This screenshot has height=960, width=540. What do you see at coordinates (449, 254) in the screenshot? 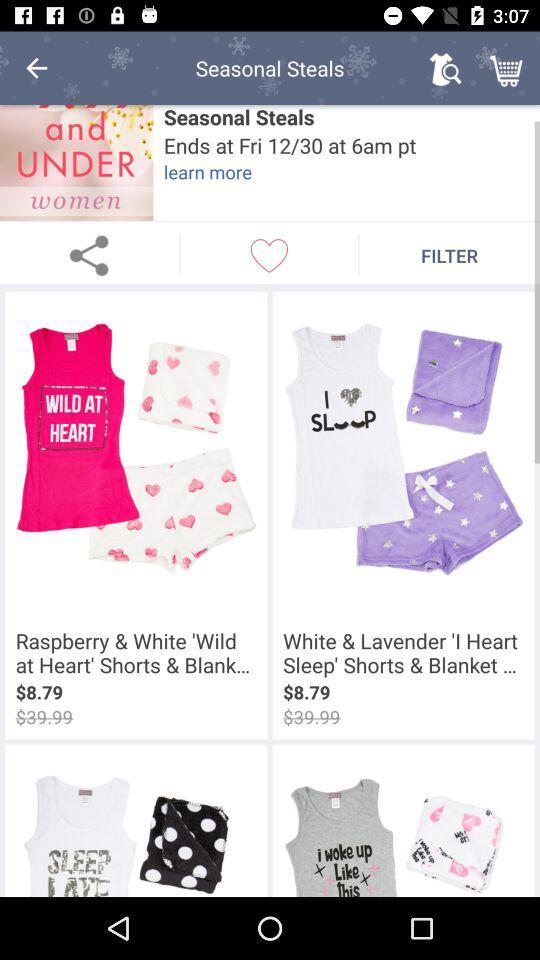
I see `the filter` at bounding box center [449, 254].